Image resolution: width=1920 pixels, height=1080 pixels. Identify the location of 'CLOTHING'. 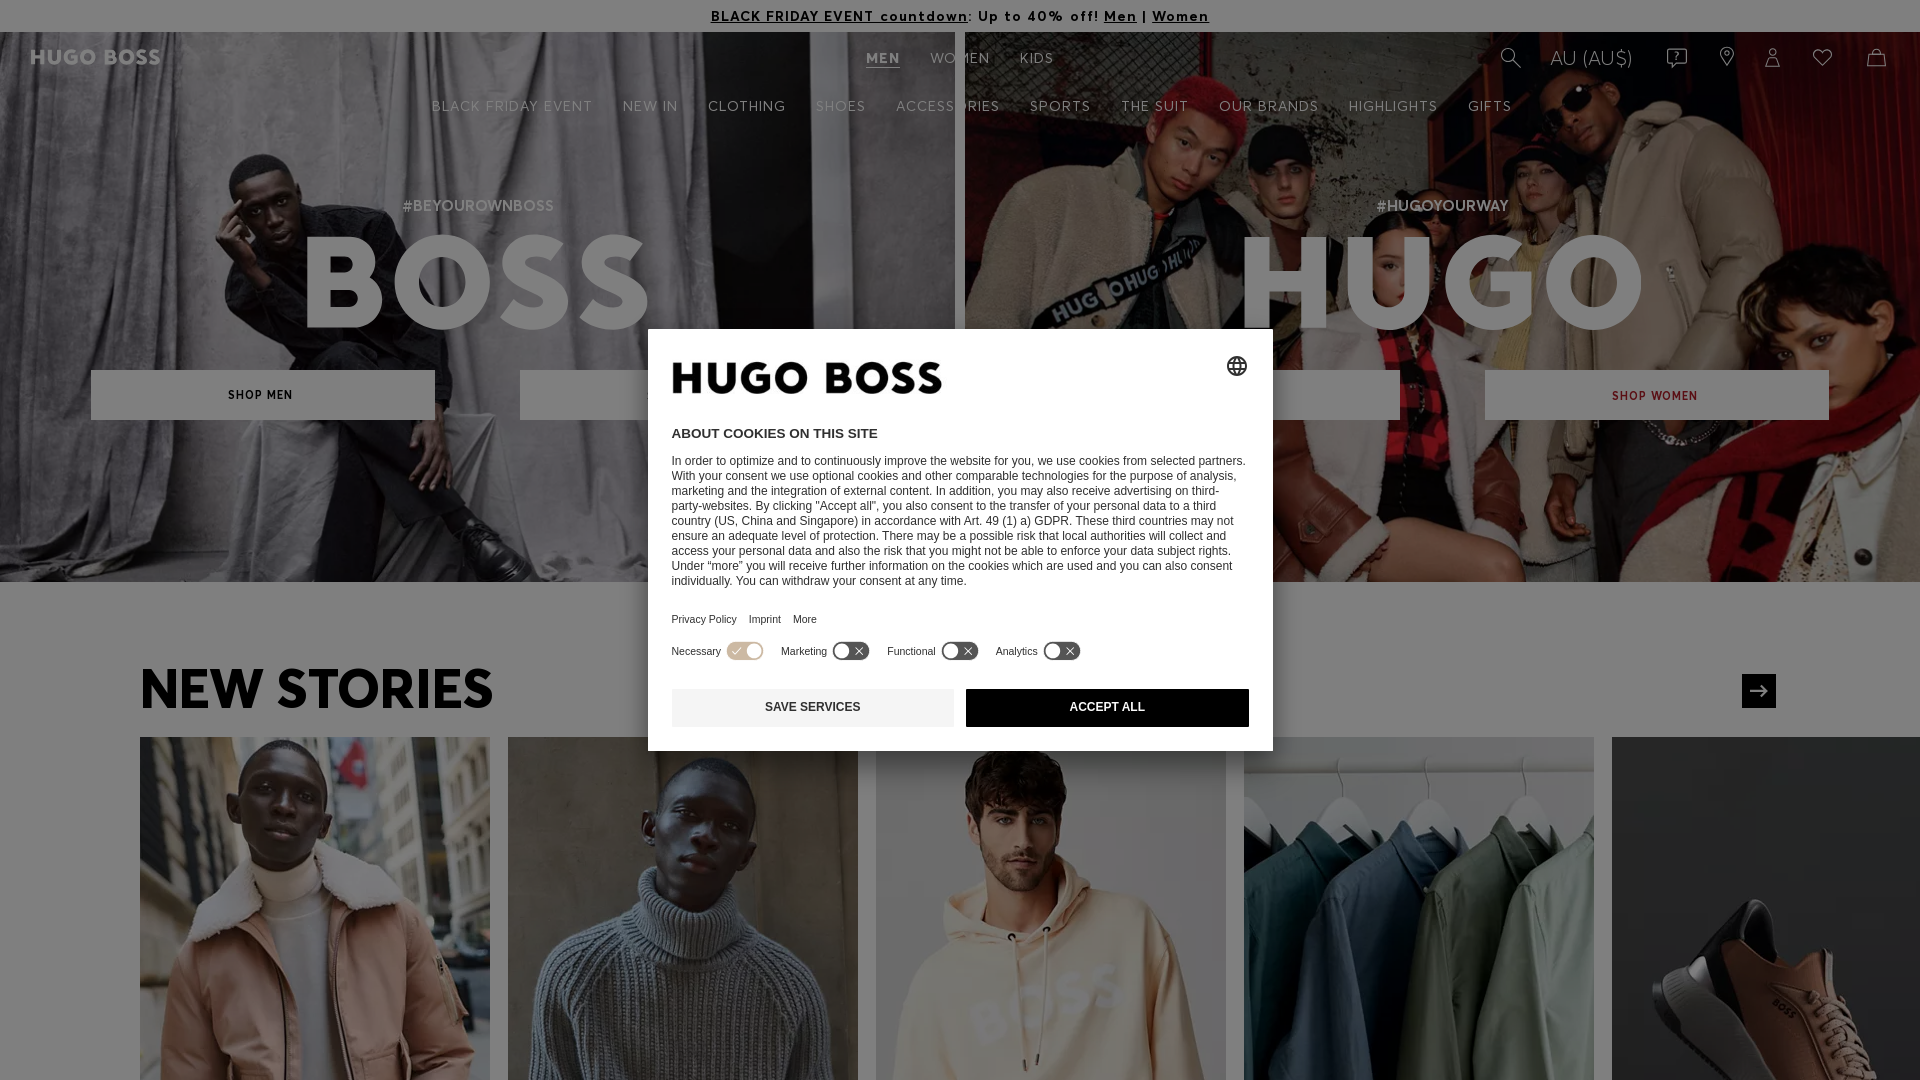
(744, 106).